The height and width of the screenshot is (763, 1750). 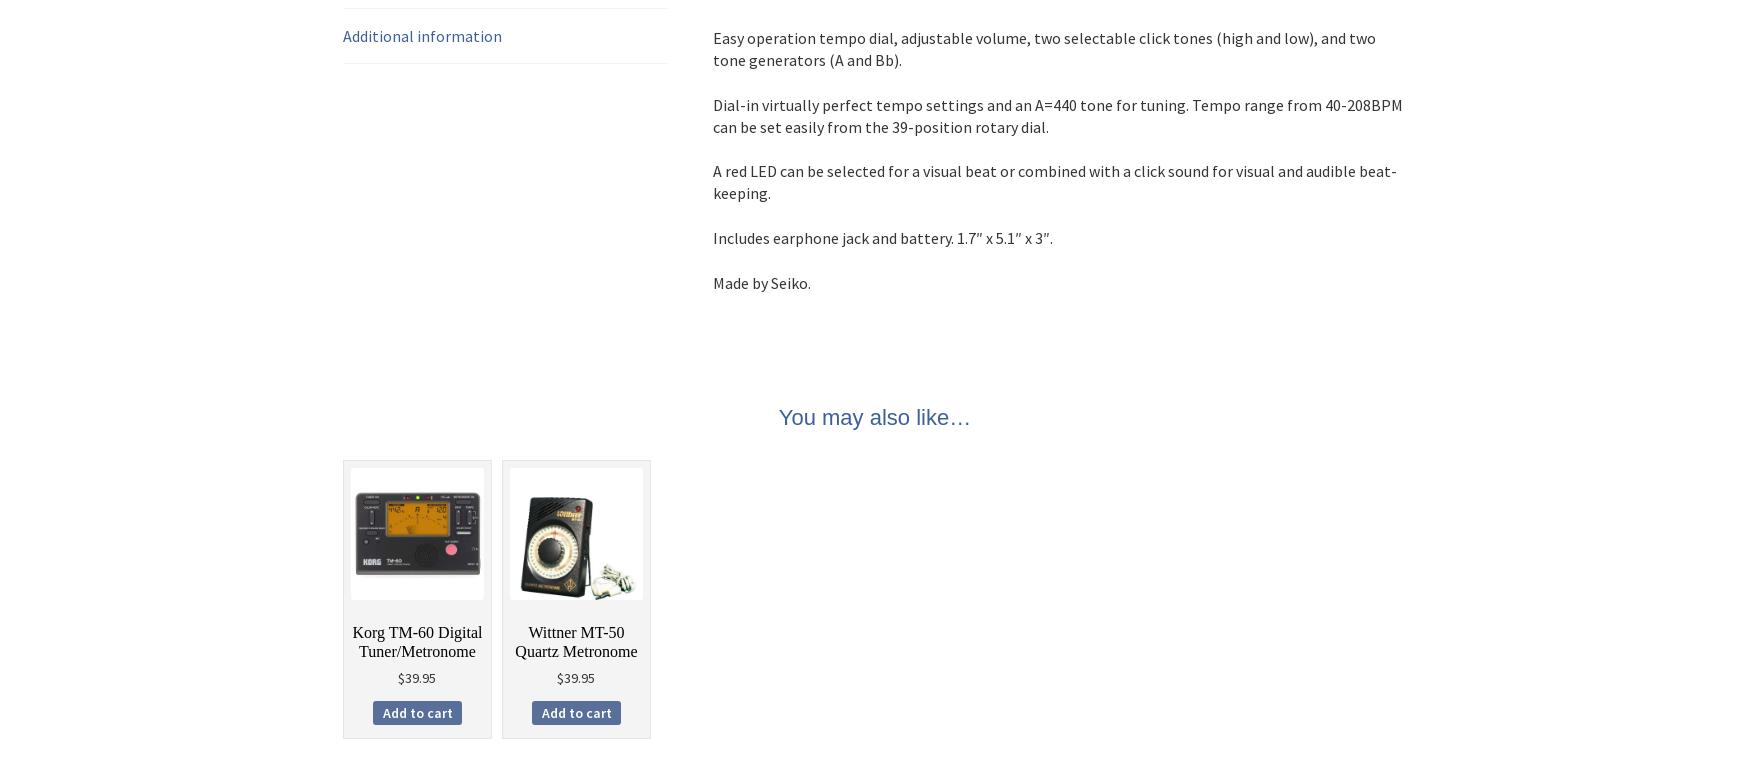 What do you see at coordinates (712, 236) in the screenshot?
I see `'Includes earphone jack and battery. 1.7″ x 5.1″ x 3″.'` at bounding box center [712, 236].